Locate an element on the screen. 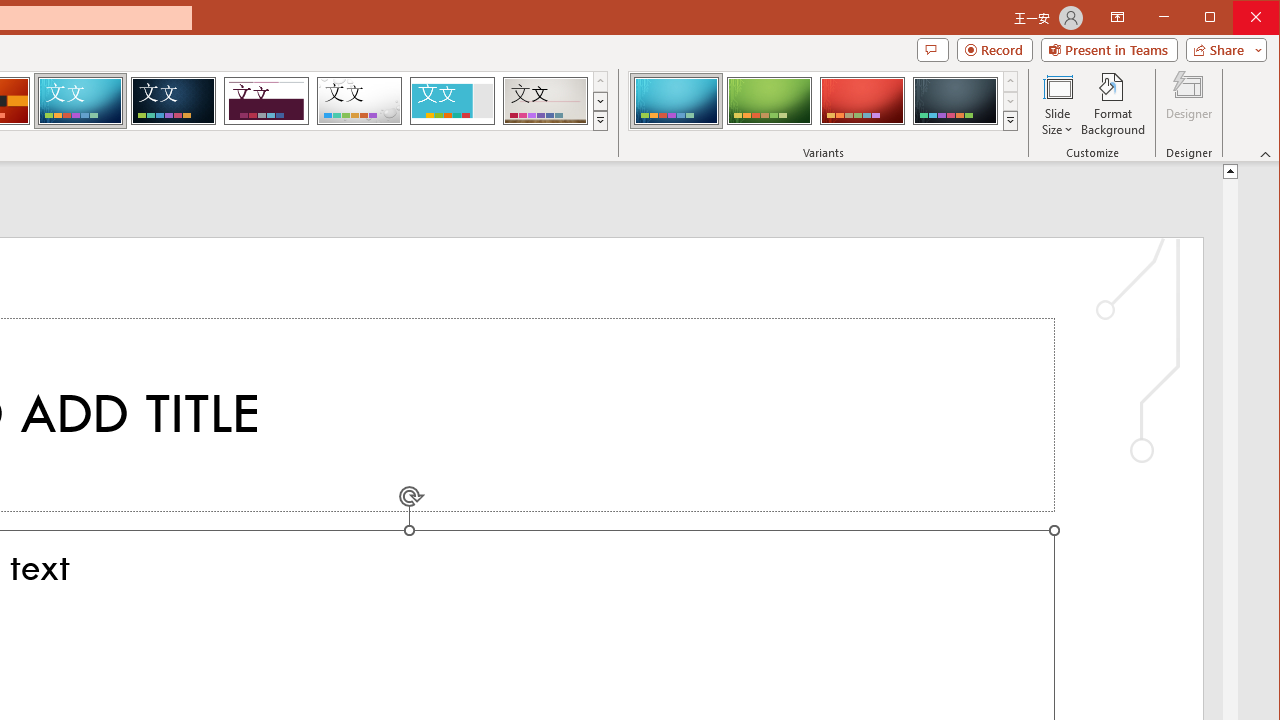 Image resolution: width=1280 pixels, height=720 pixels. 'Share' is located at coordinates (1221, 49).